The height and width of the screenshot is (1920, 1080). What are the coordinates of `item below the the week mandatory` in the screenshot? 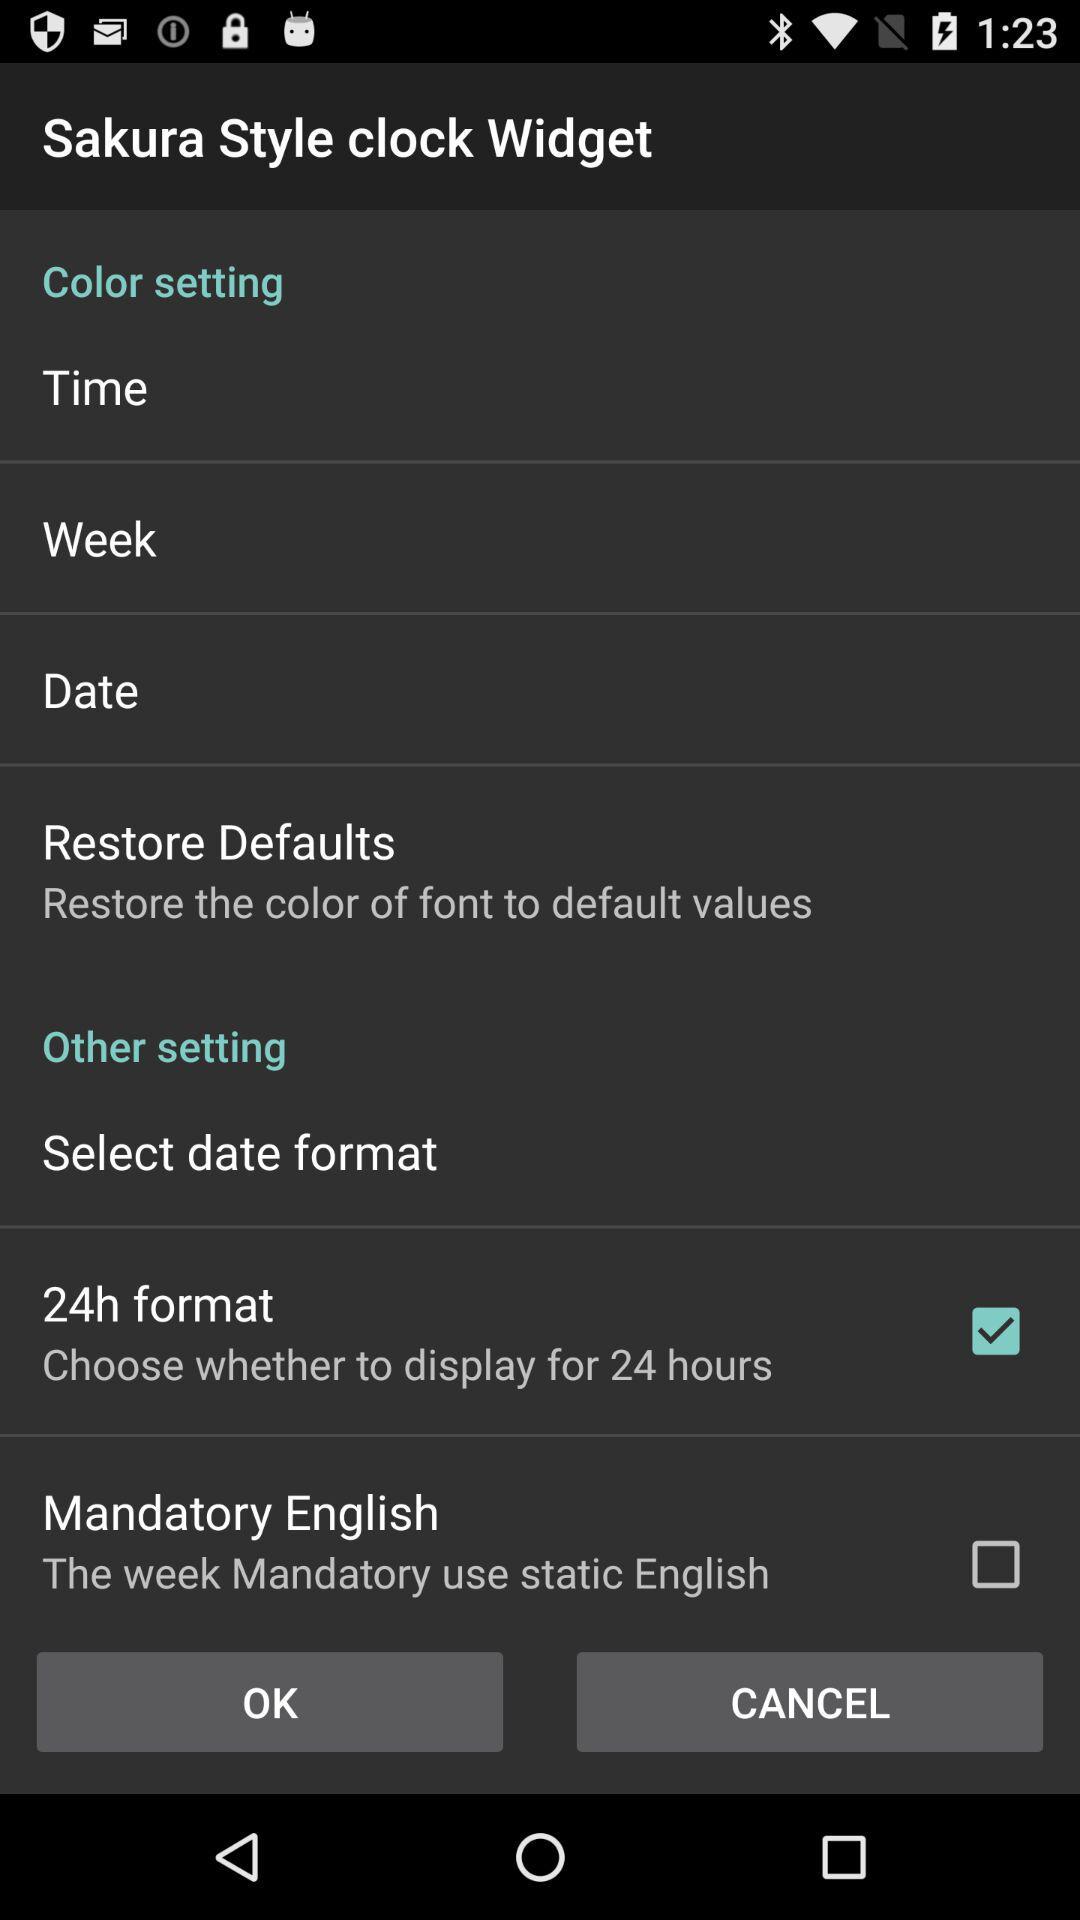 It's located at (810, 1701).